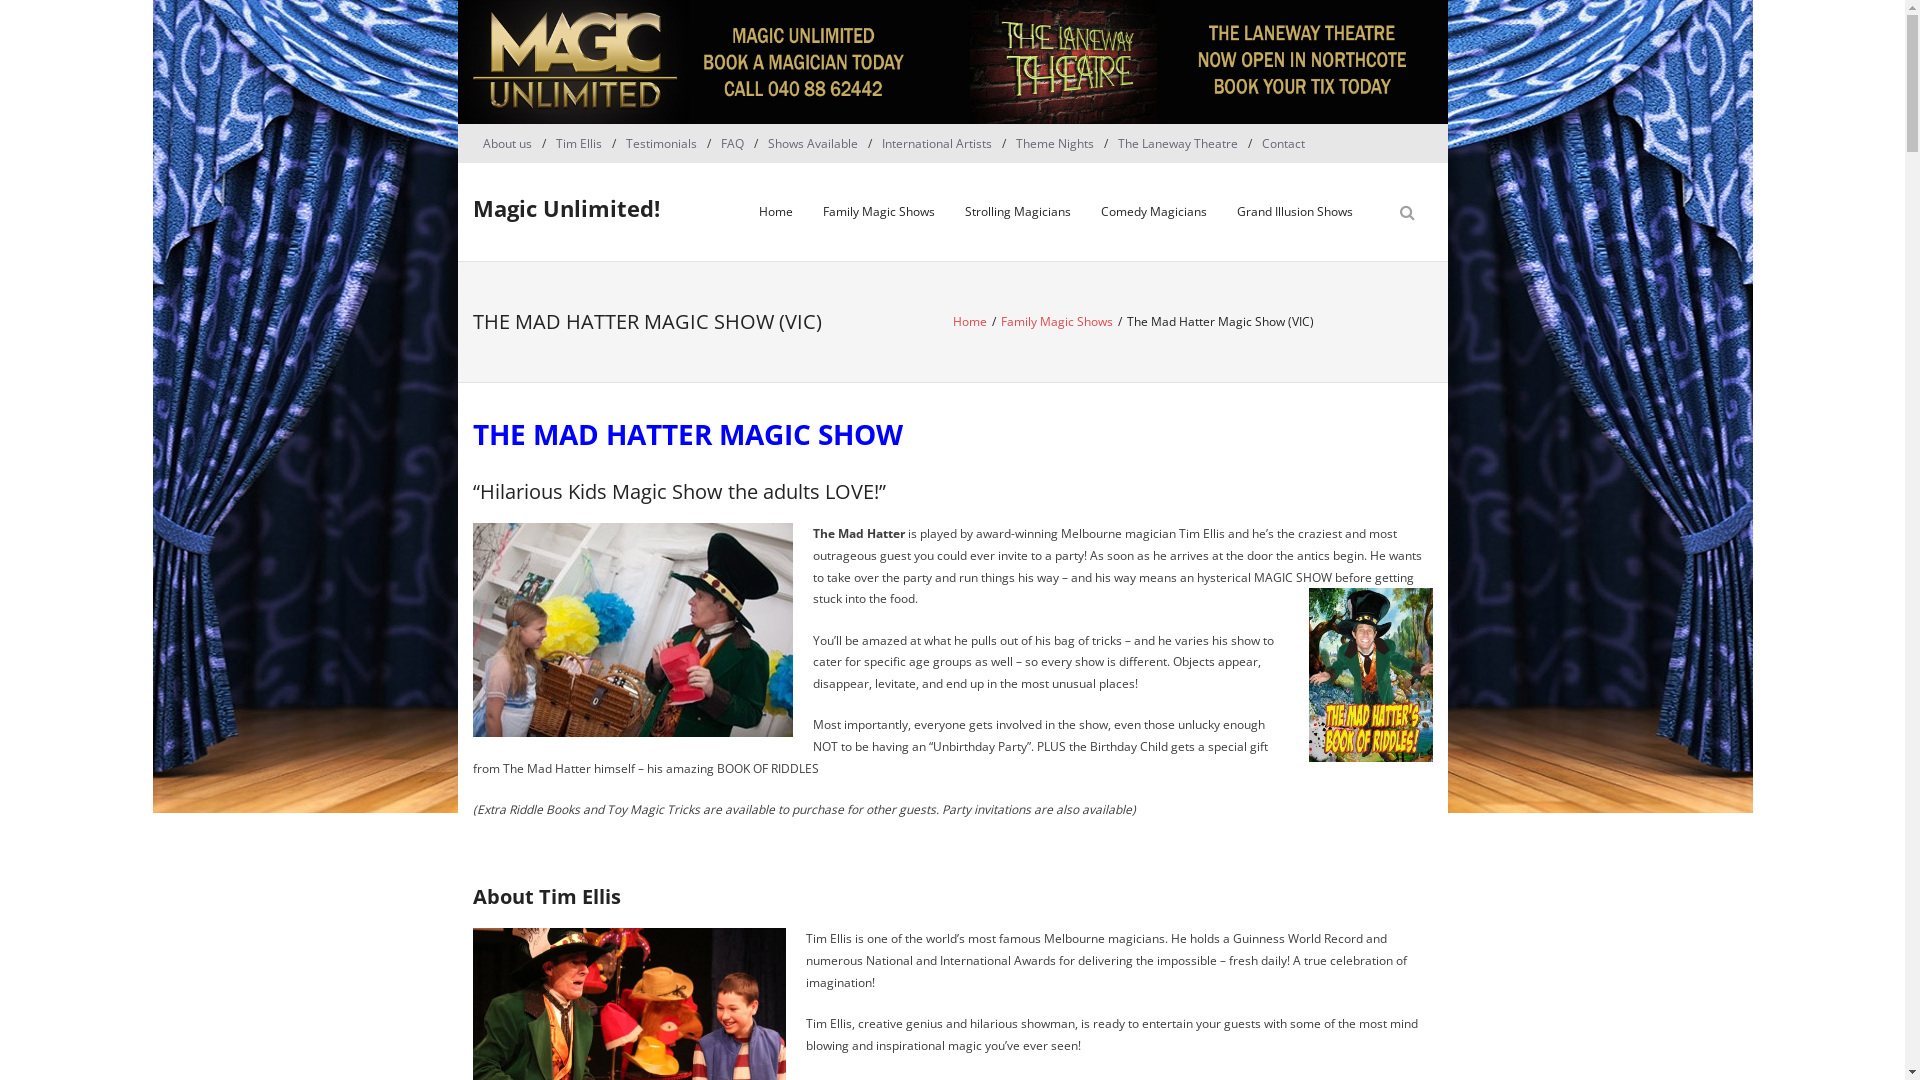 This screenshot has height=1080, width=1920. Describe the element at coordinates (578, 142) in the screenshot. I see `'Tim Ellis'` at that location.